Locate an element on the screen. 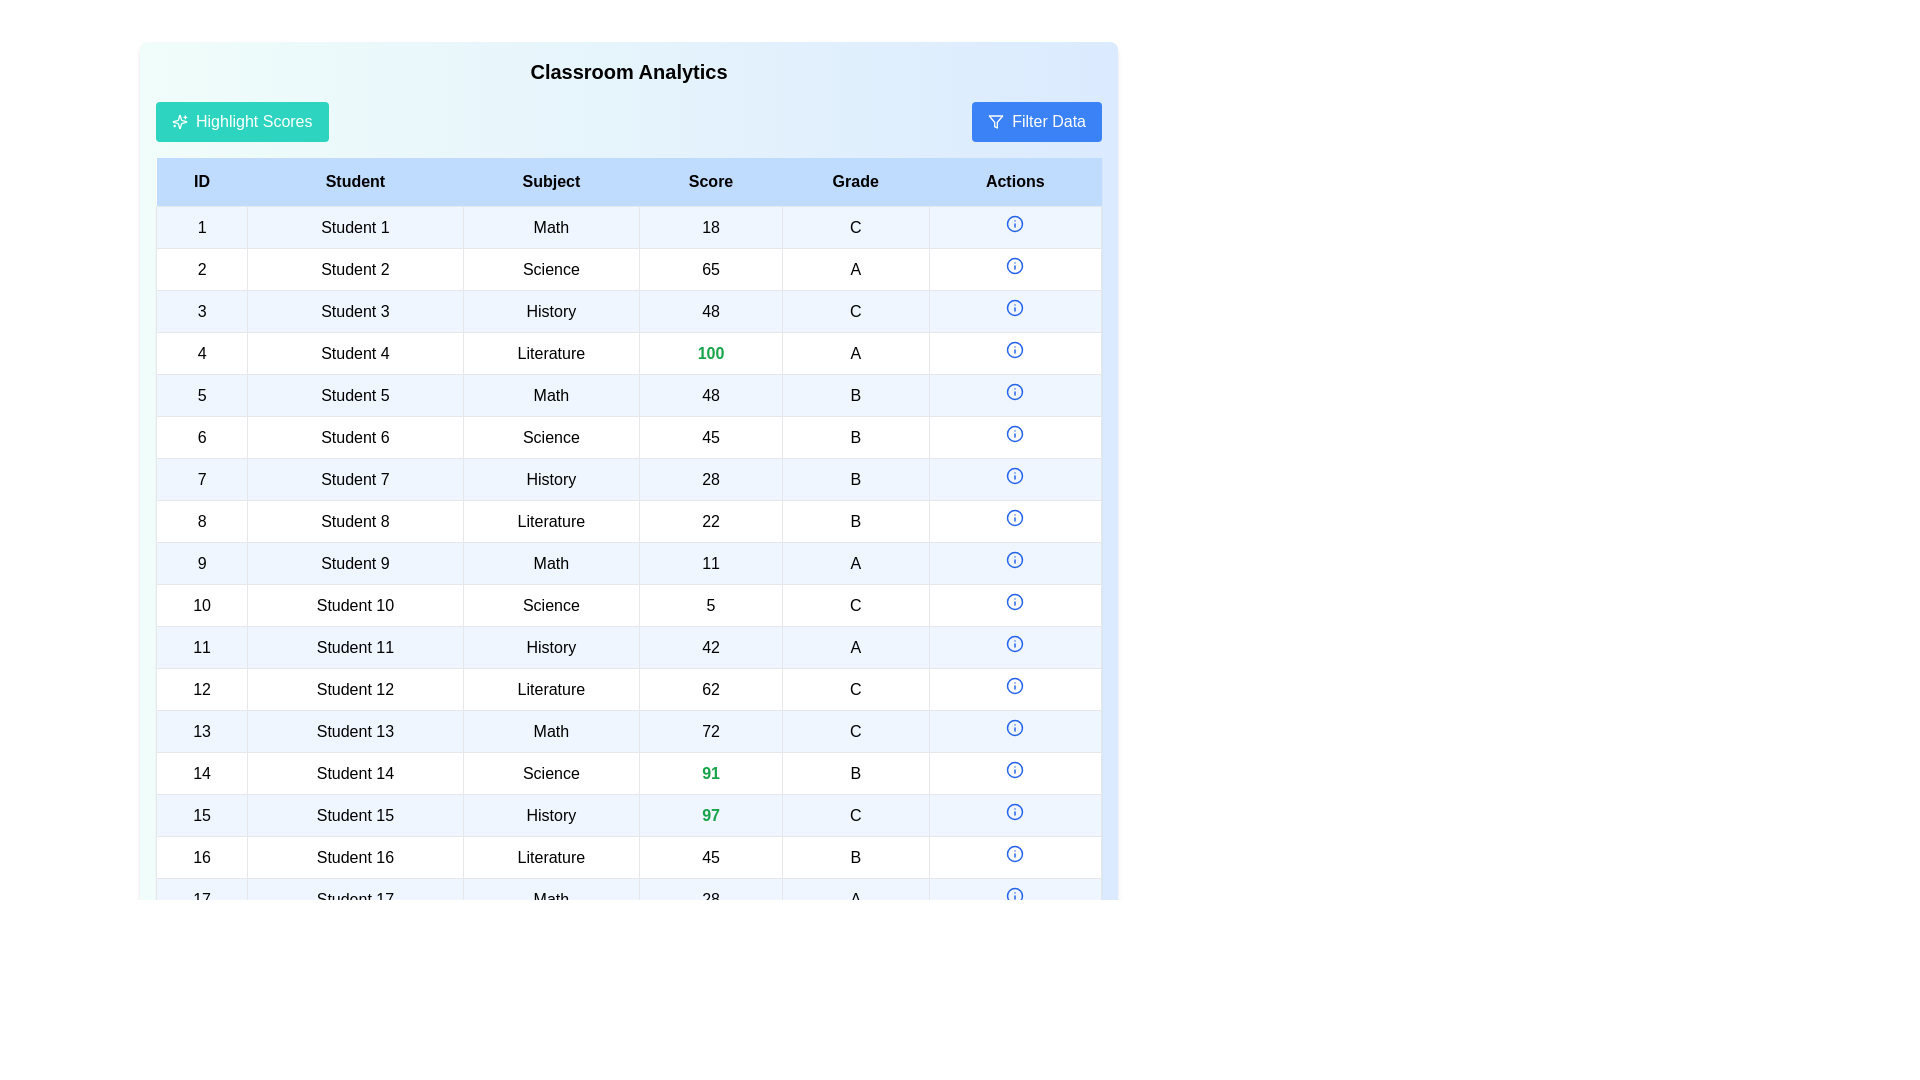 This screenshot has width=1920, height=1080. the 'Info' icon in the 'Actions' column for the student with ID 2 is located at coordinates (1015, 265).